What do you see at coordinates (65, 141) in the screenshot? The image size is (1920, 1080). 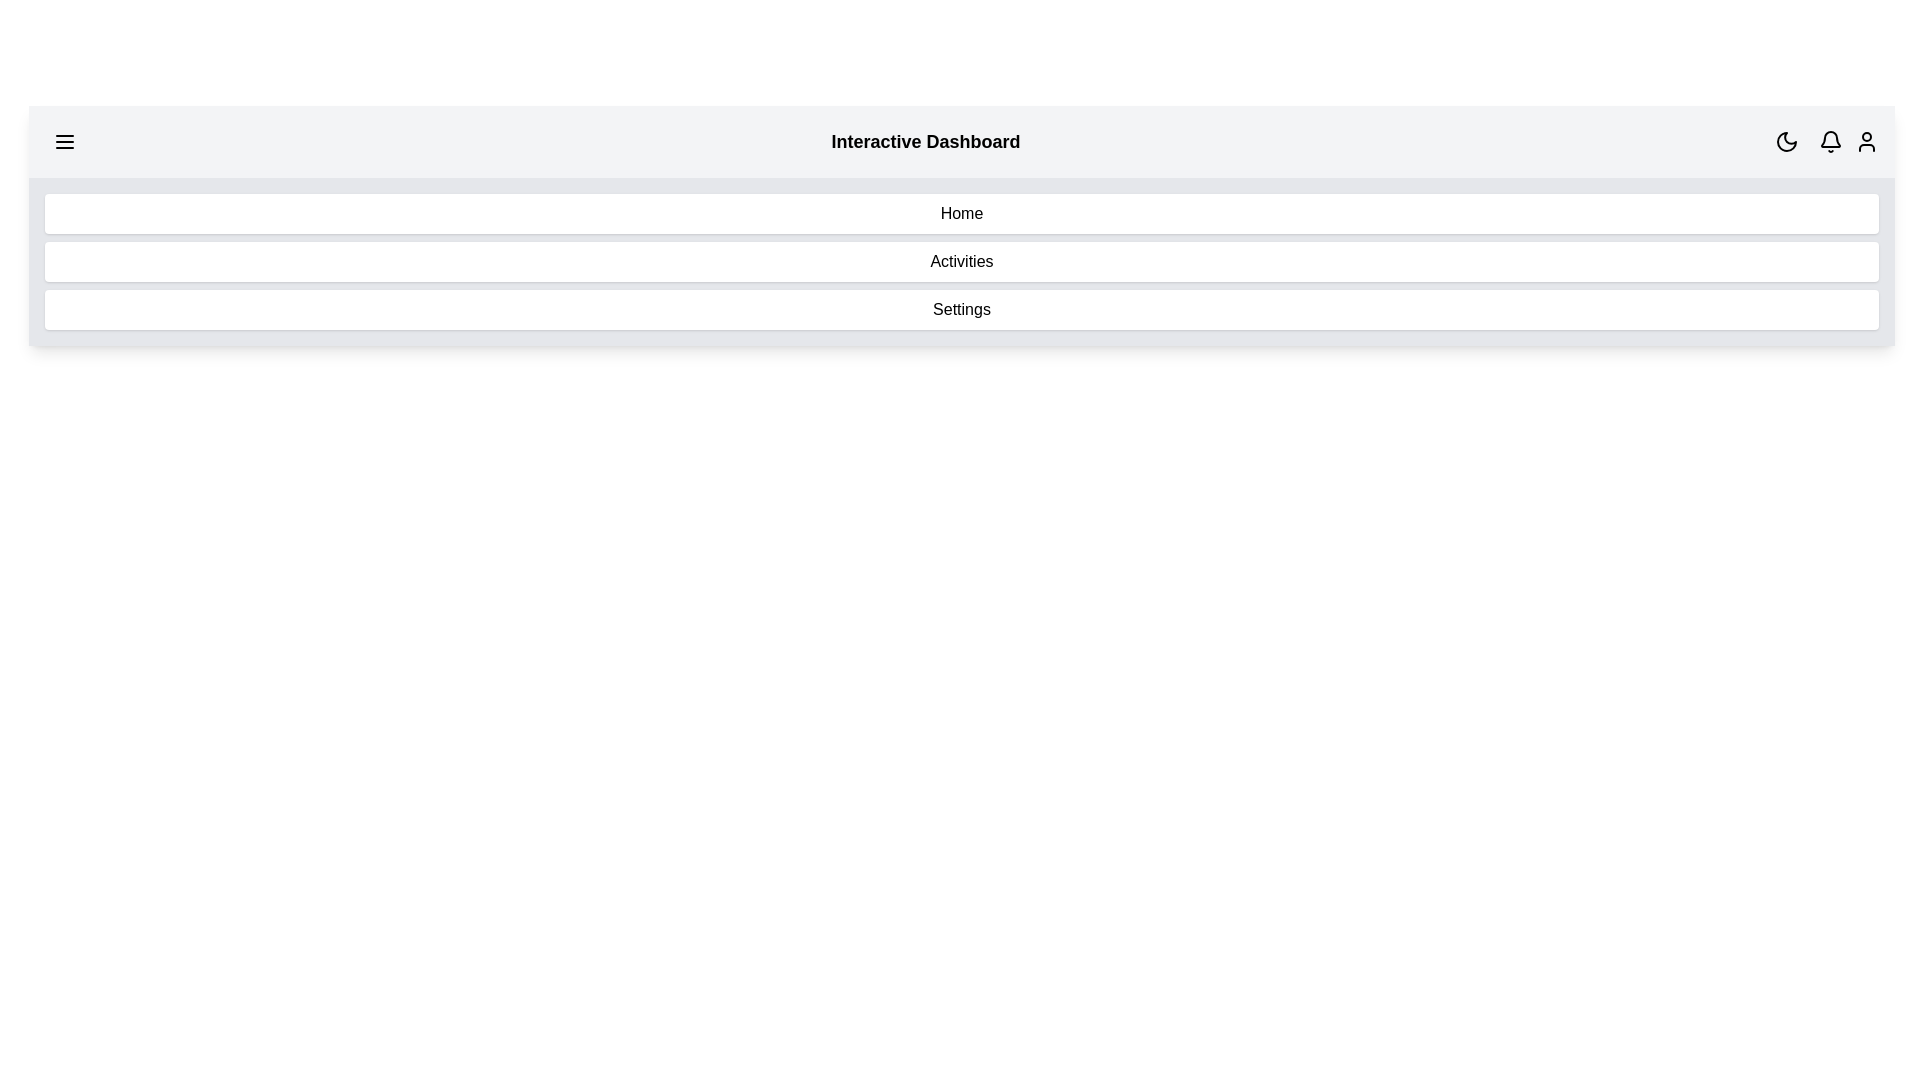 I see `the menu toggle button in the top-left corner of the app bar` at bounding box center [65, 141].